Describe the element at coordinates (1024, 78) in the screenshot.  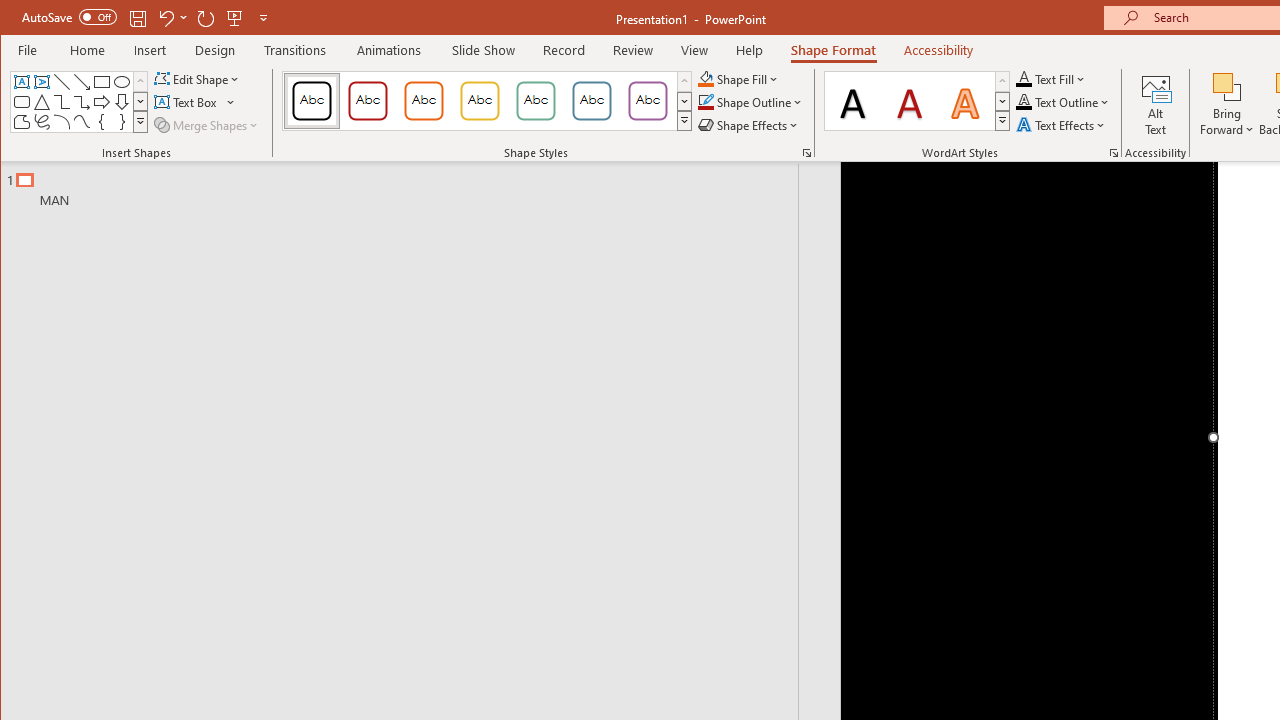
I see `'Text Fill RGB(0, 0, 0)'` at that location.